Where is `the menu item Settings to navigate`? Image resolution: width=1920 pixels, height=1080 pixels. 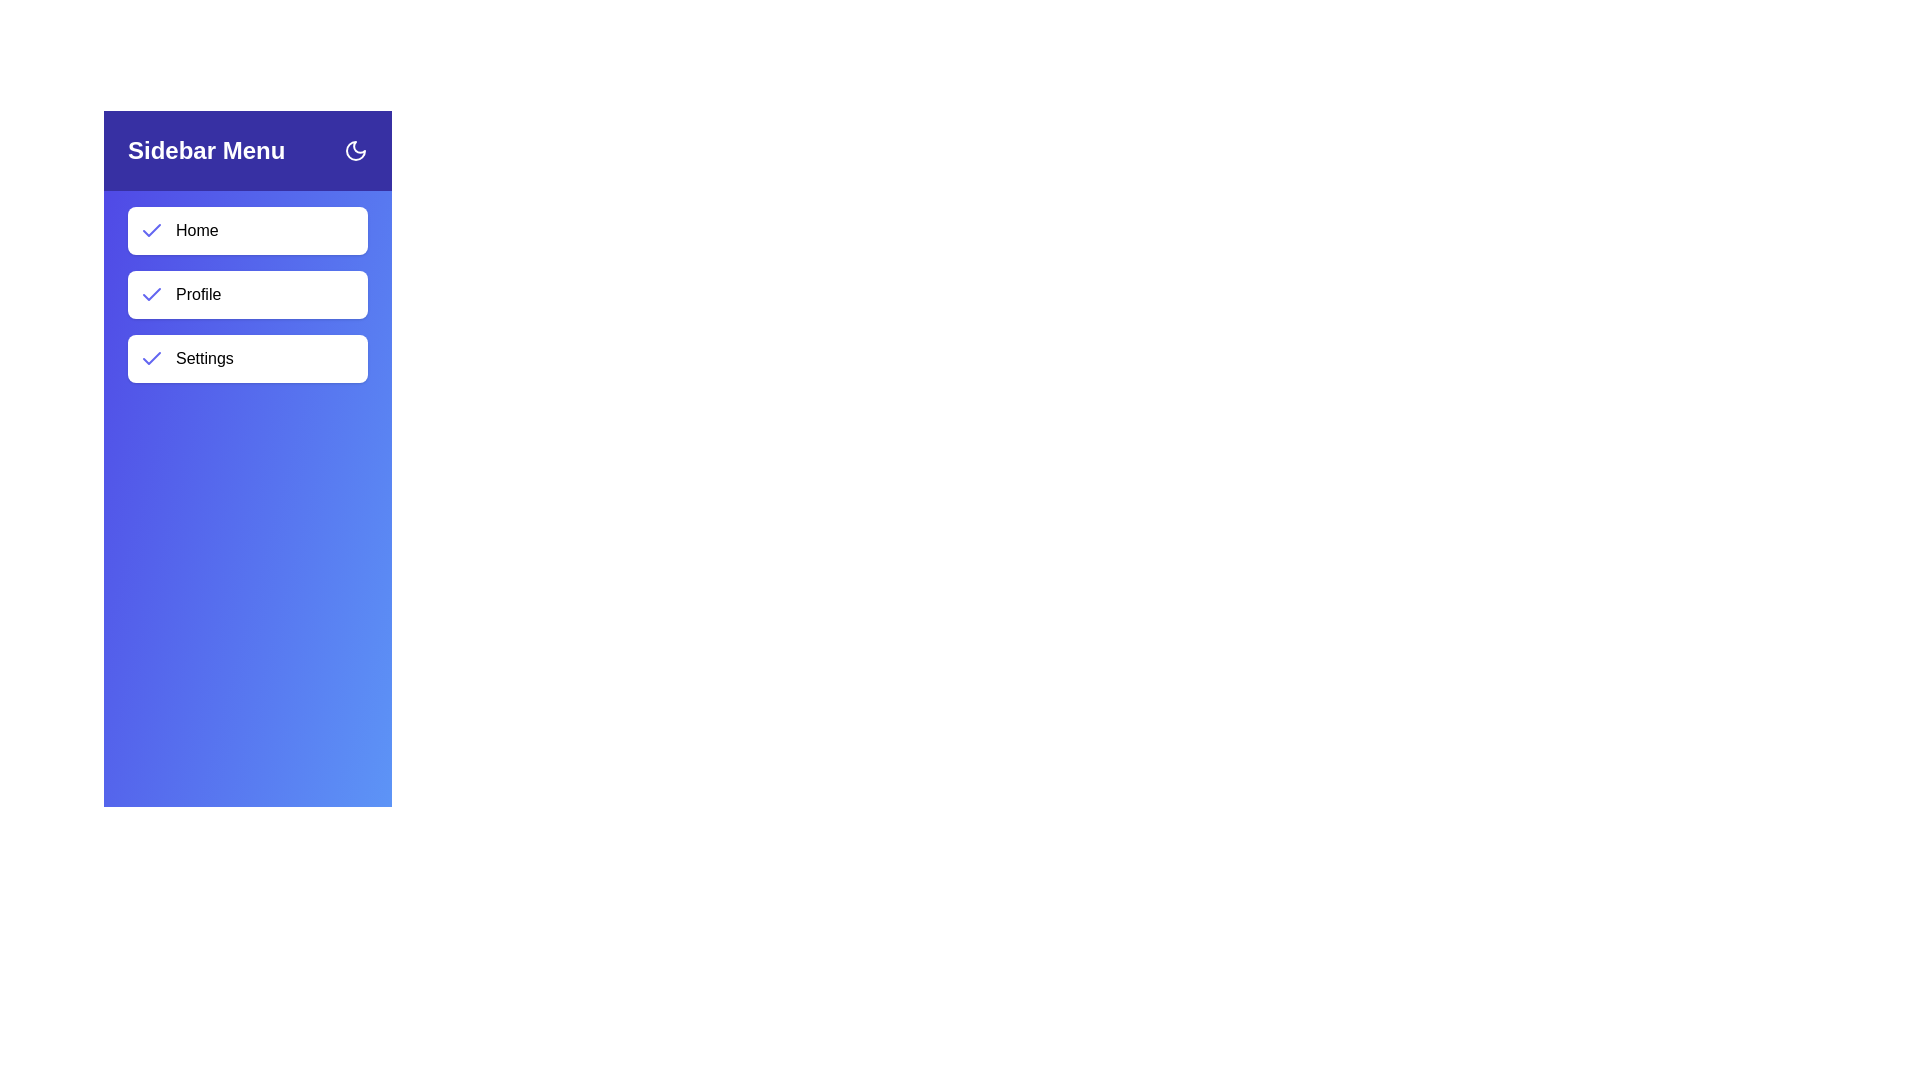
the menu item Settings to navigate is located at coordinates (247, 357).